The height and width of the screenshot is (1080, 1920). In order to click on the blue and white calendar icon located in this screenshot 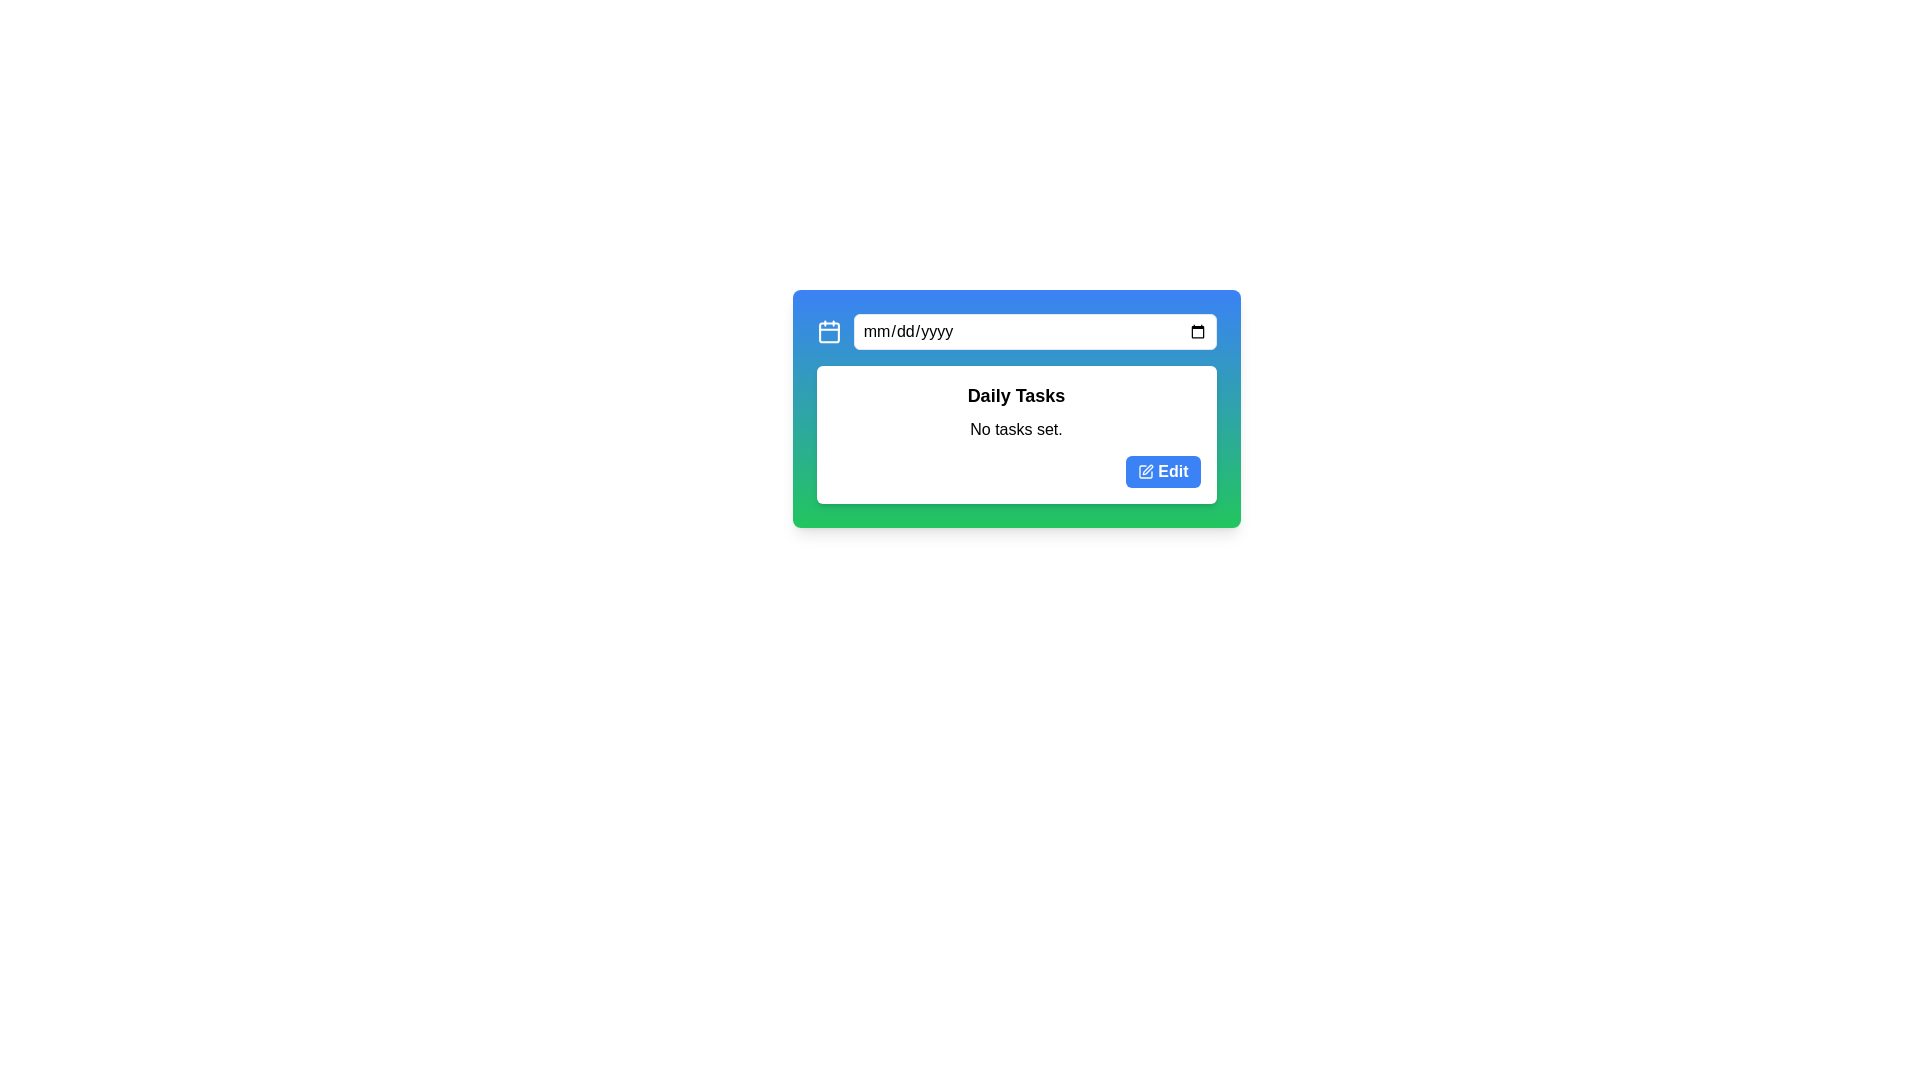, I will do `click(829, 330)`.